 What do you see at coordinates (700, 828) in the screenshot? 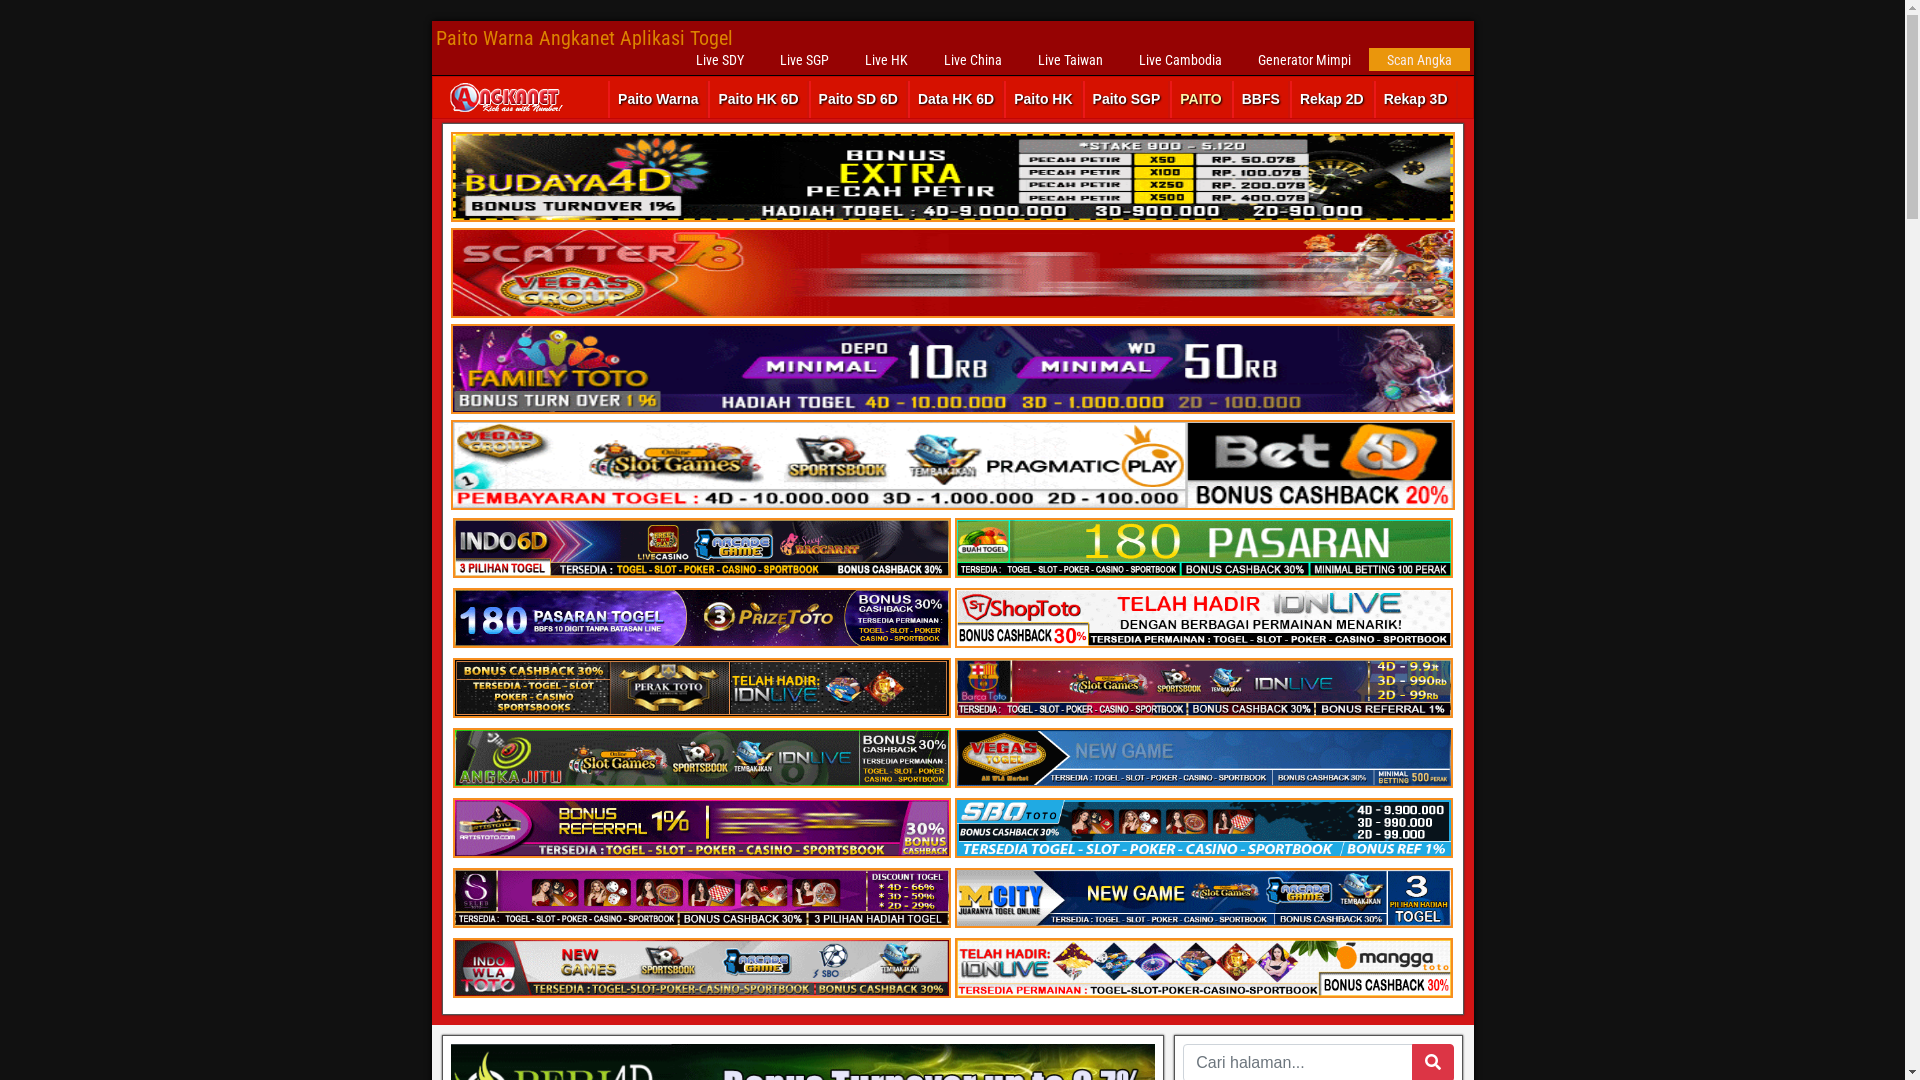
I see `'Bandar Judi Online Terpercaya ARTISTOTO'` at bounding box center [700, 828].